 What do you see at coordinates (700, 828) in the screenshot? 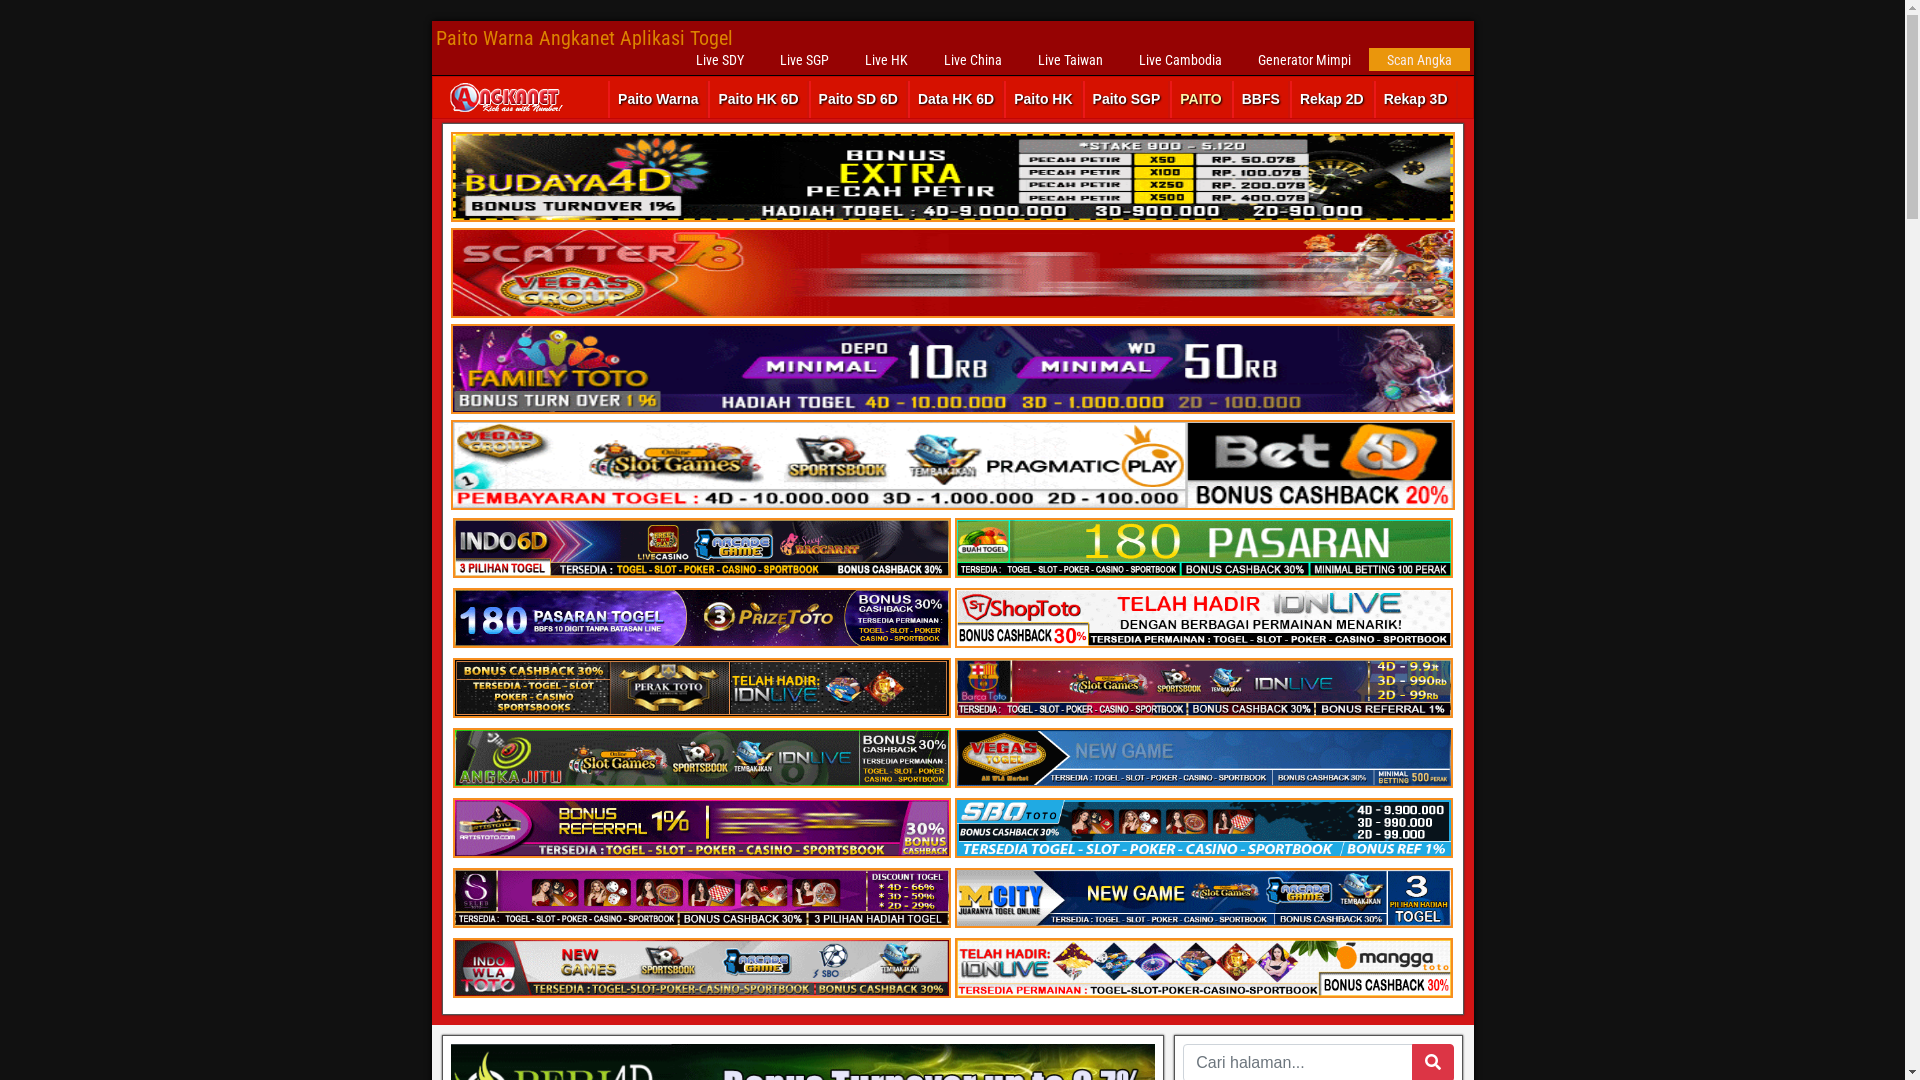
I see `'Bandar Judi Online Terpercaya ARTISTOTO'` at bounding box center [700, 828].